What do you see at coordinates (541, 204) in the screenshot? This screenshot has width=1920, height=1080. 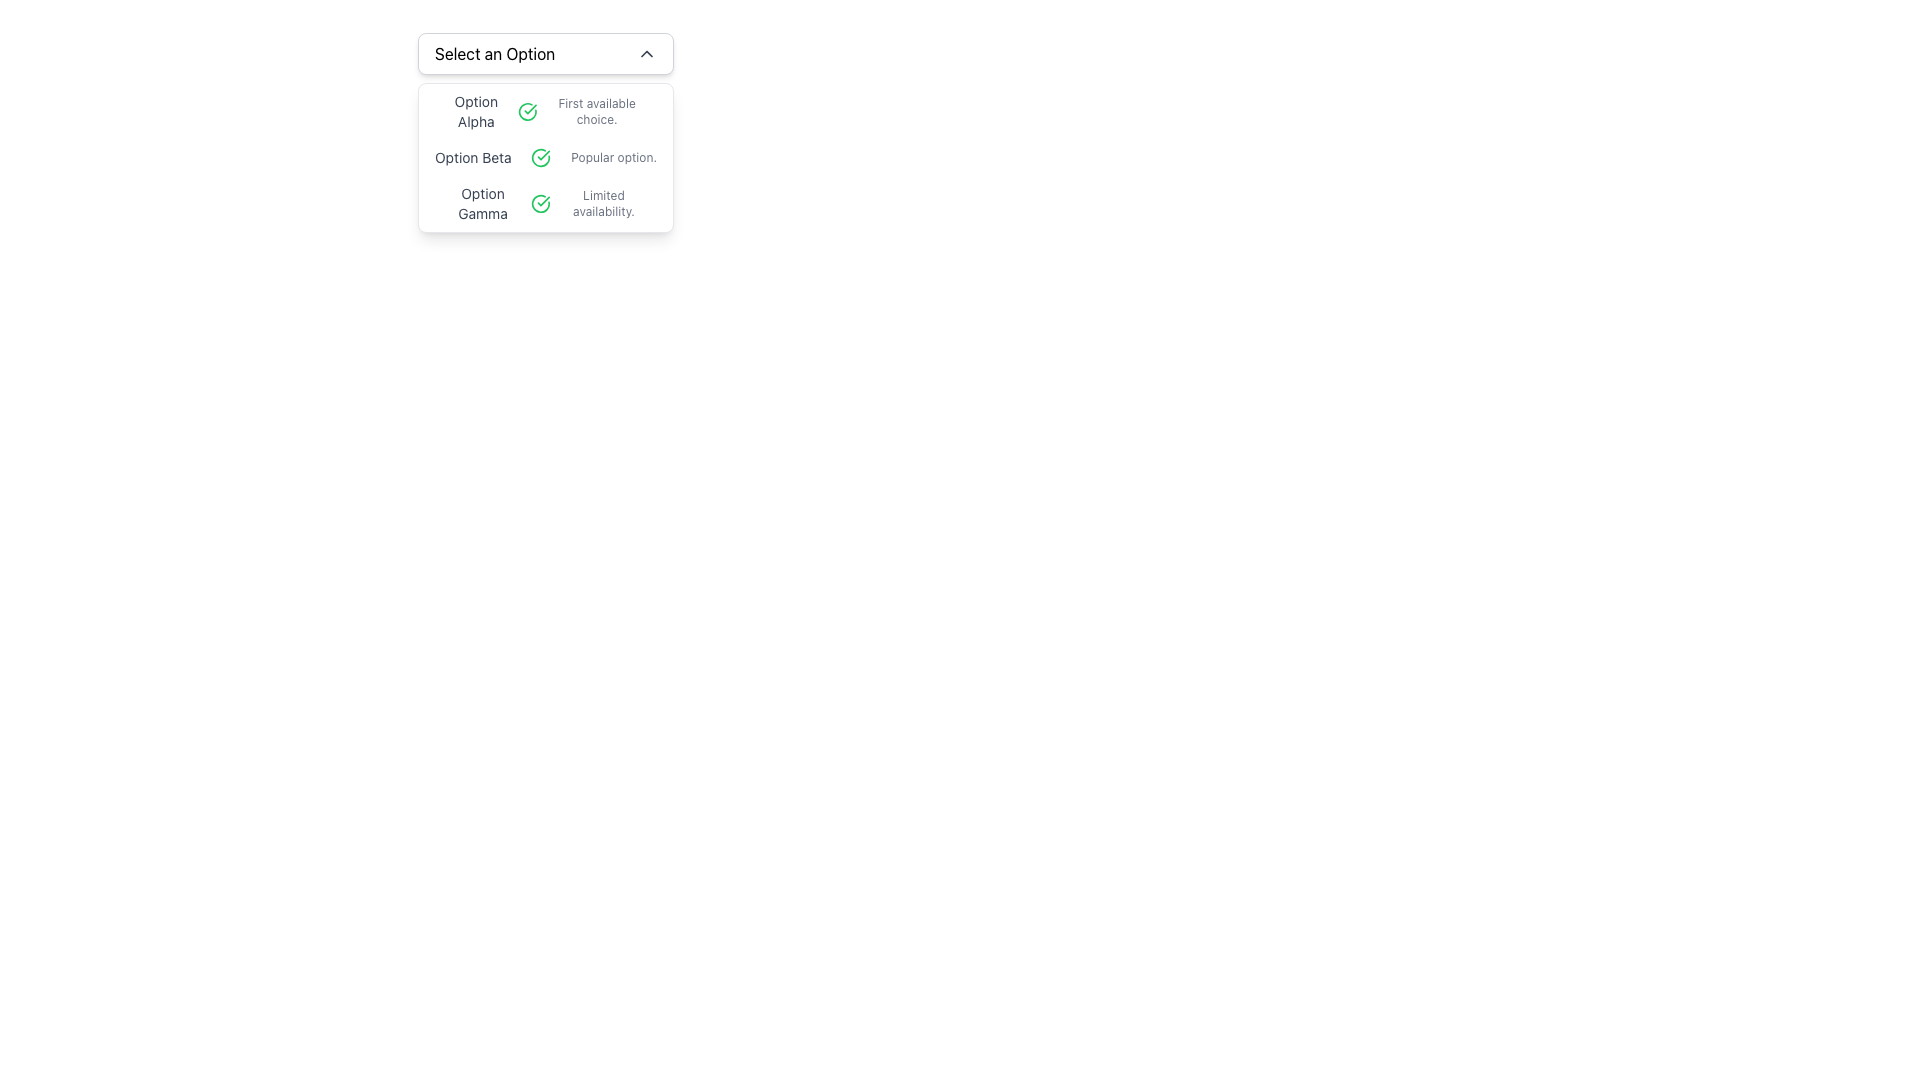 I see `the icon indicating the selection status for 'Option Gamma', located immediately to the right of the text 'Option Gamma' and before 'Limited availability'` at bounding box center [541, 204].